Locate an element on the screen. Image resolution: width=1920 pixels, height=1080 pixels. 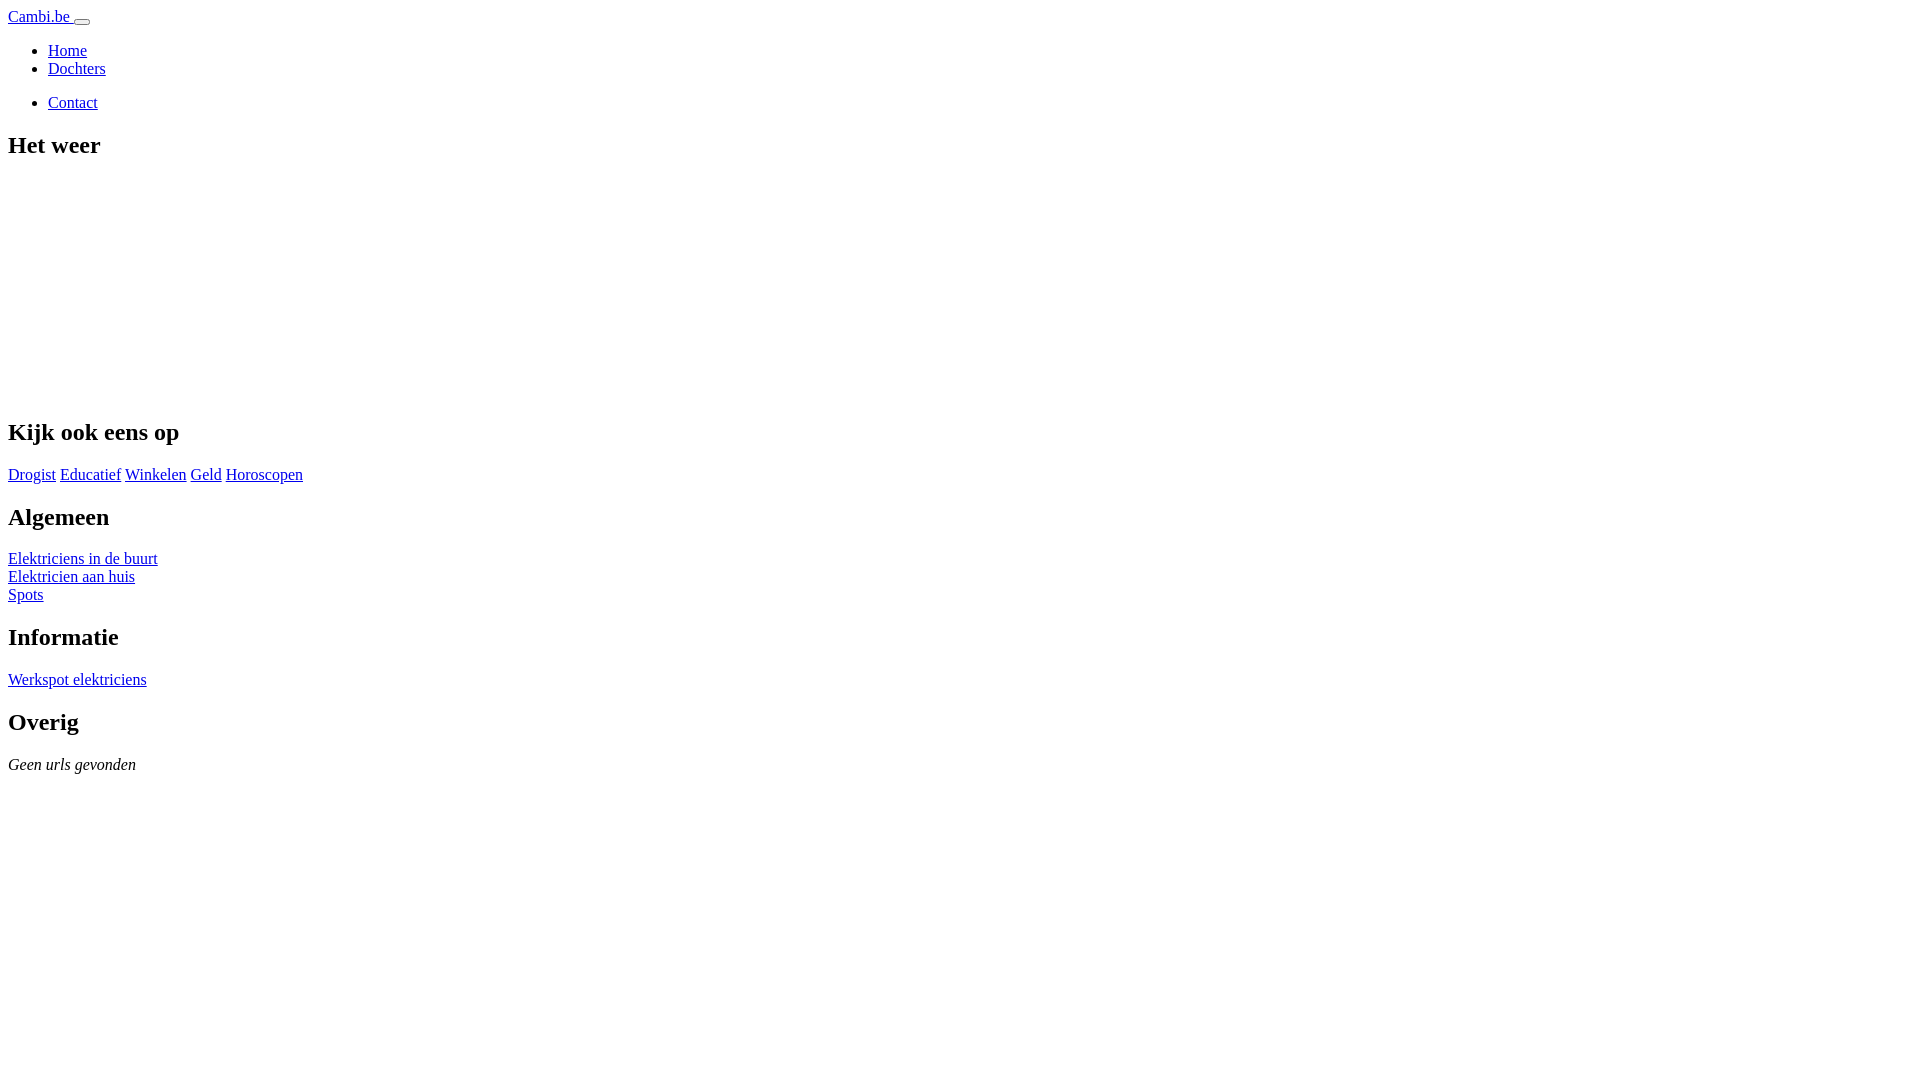
'Werkspot elektriciens' is located at coordinates (77, 678).